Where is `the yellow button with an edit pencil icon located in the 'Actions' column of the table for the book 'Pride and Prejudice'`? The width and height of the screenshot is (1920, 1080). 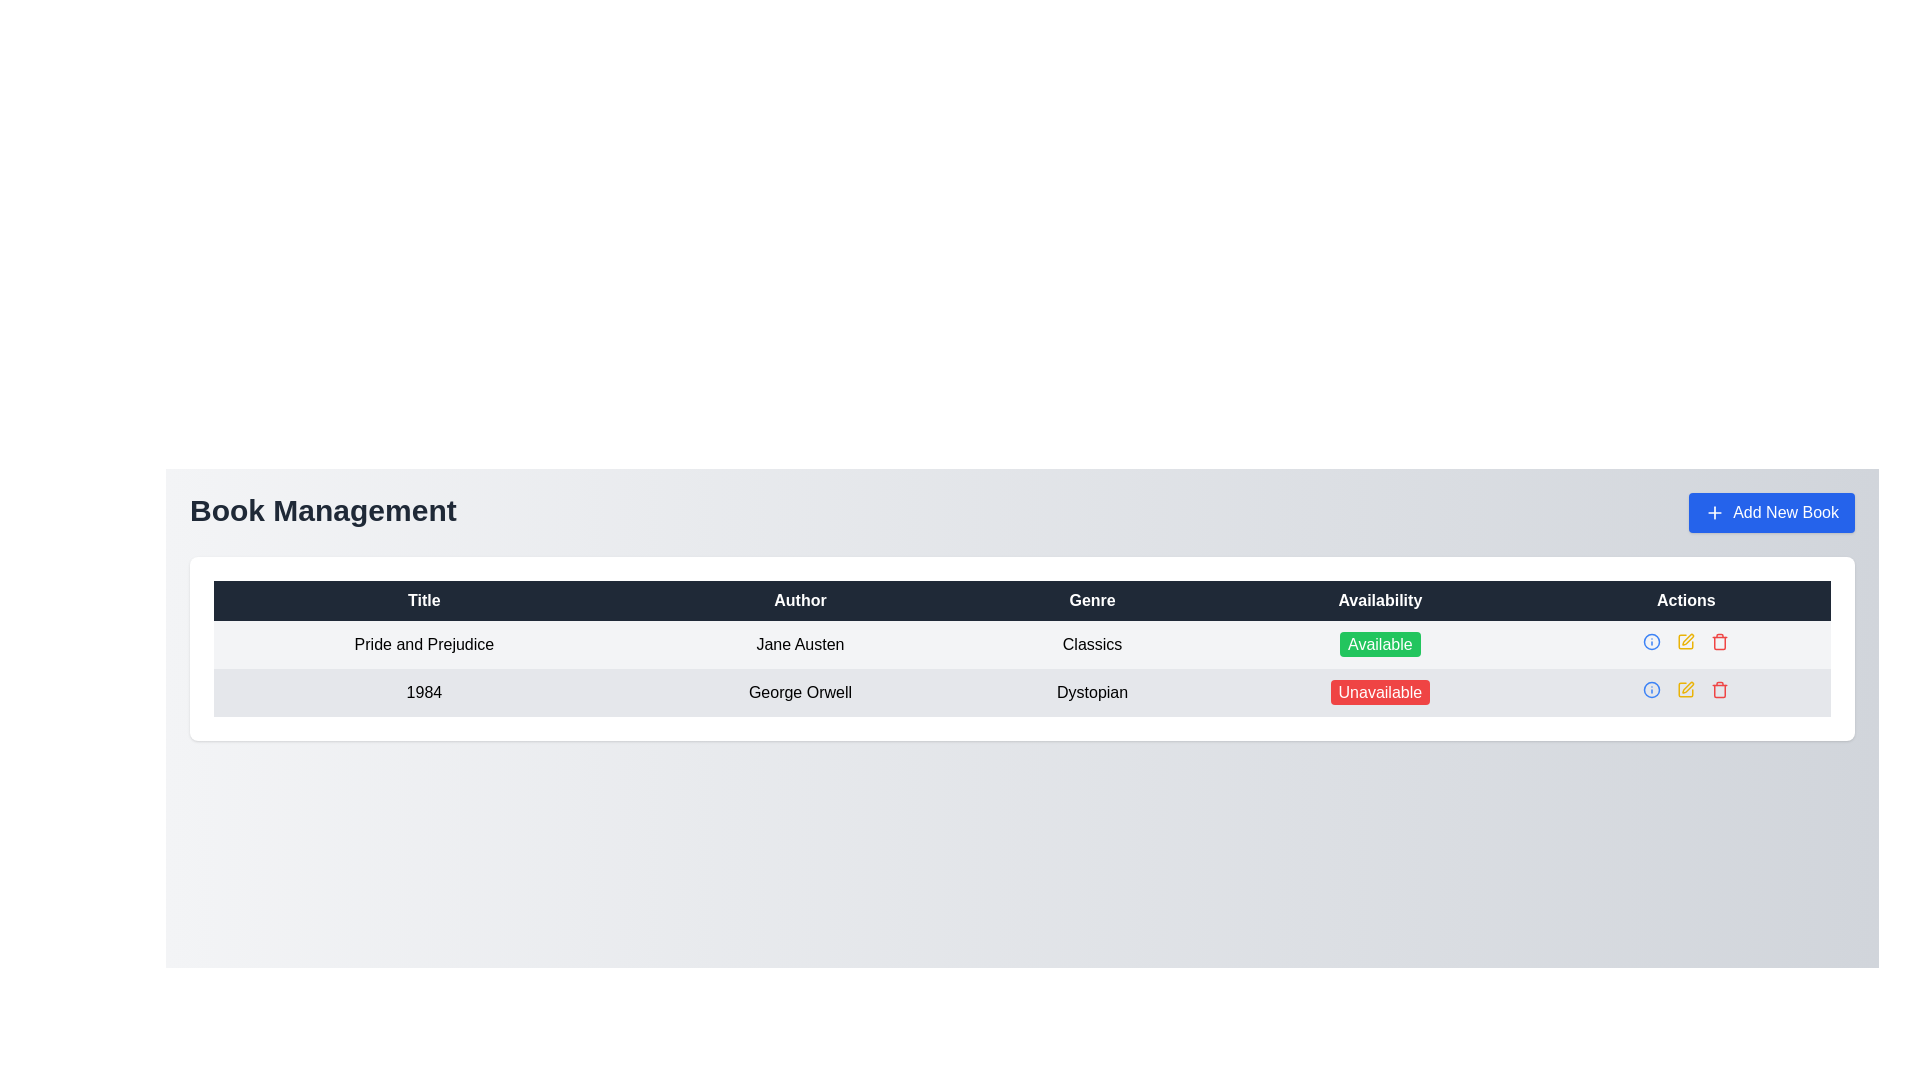
the yellow button with an edit pencil icon located in the 'Actions' column of the table for the book 'Pride and Prejudice' is located at coordinates (1685, 641).